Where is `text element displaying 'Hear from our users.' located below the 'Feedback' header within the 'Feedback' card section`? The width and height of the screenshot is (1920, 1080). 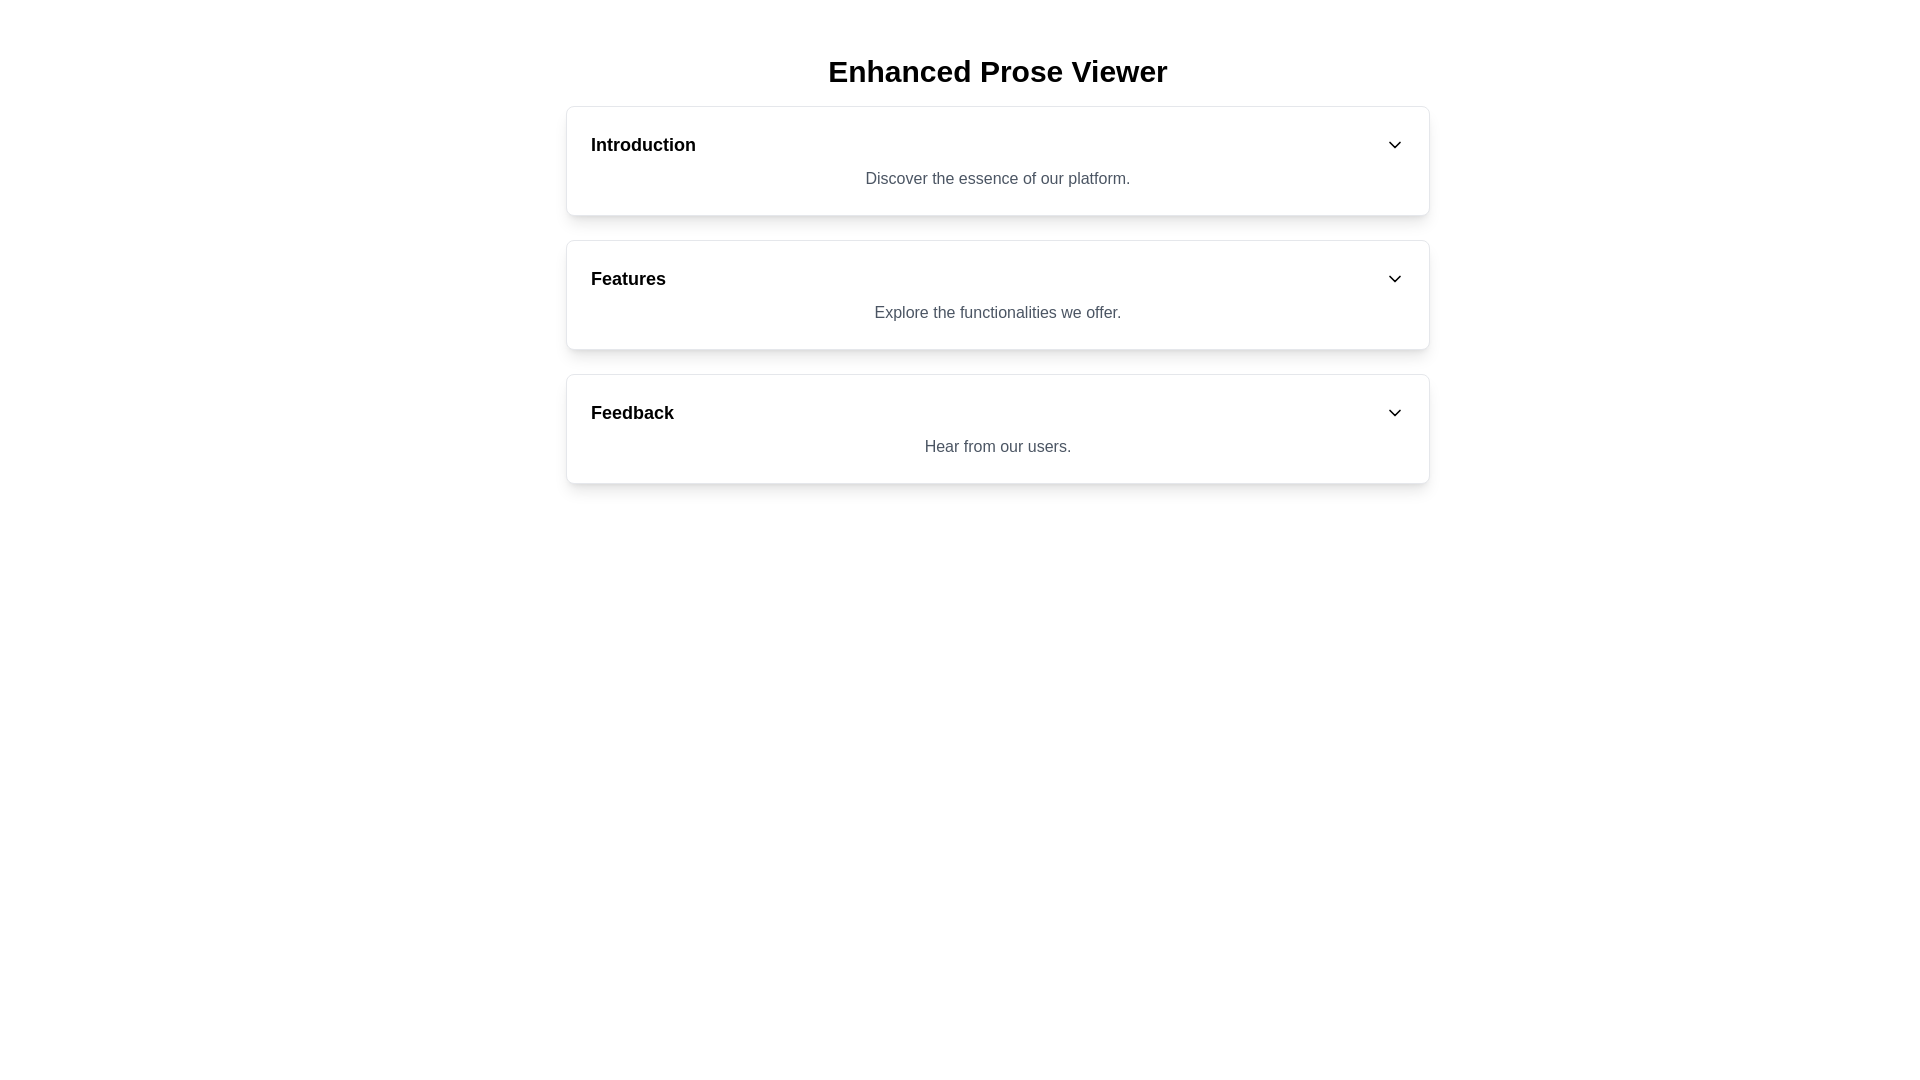
text element displaying 'Hear from our users.' located below the 'Feedback' header within the 'Feedback' card section is located at coordinates (998, 446).